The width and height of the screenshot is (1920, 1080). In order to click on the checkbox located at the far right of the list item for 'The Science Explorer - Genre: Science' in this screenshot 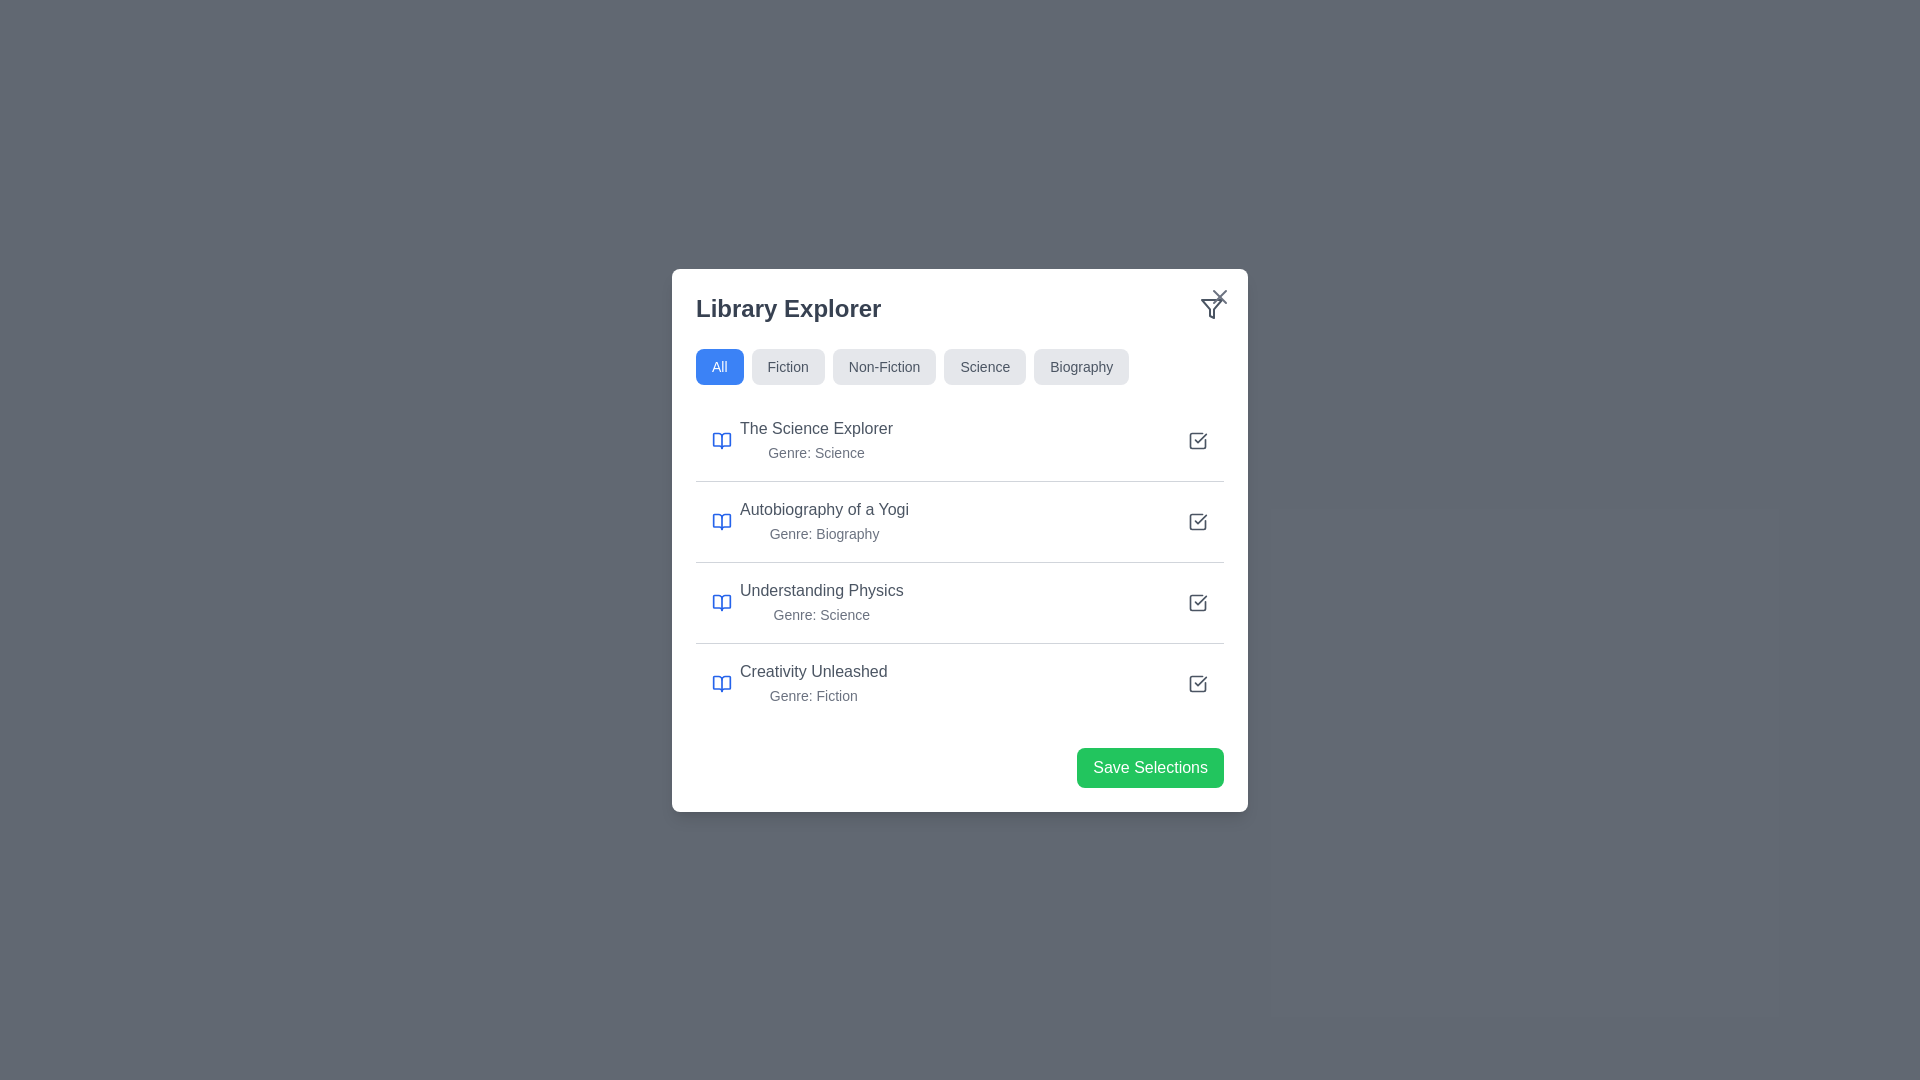, I will do `click(1198, 439)`.